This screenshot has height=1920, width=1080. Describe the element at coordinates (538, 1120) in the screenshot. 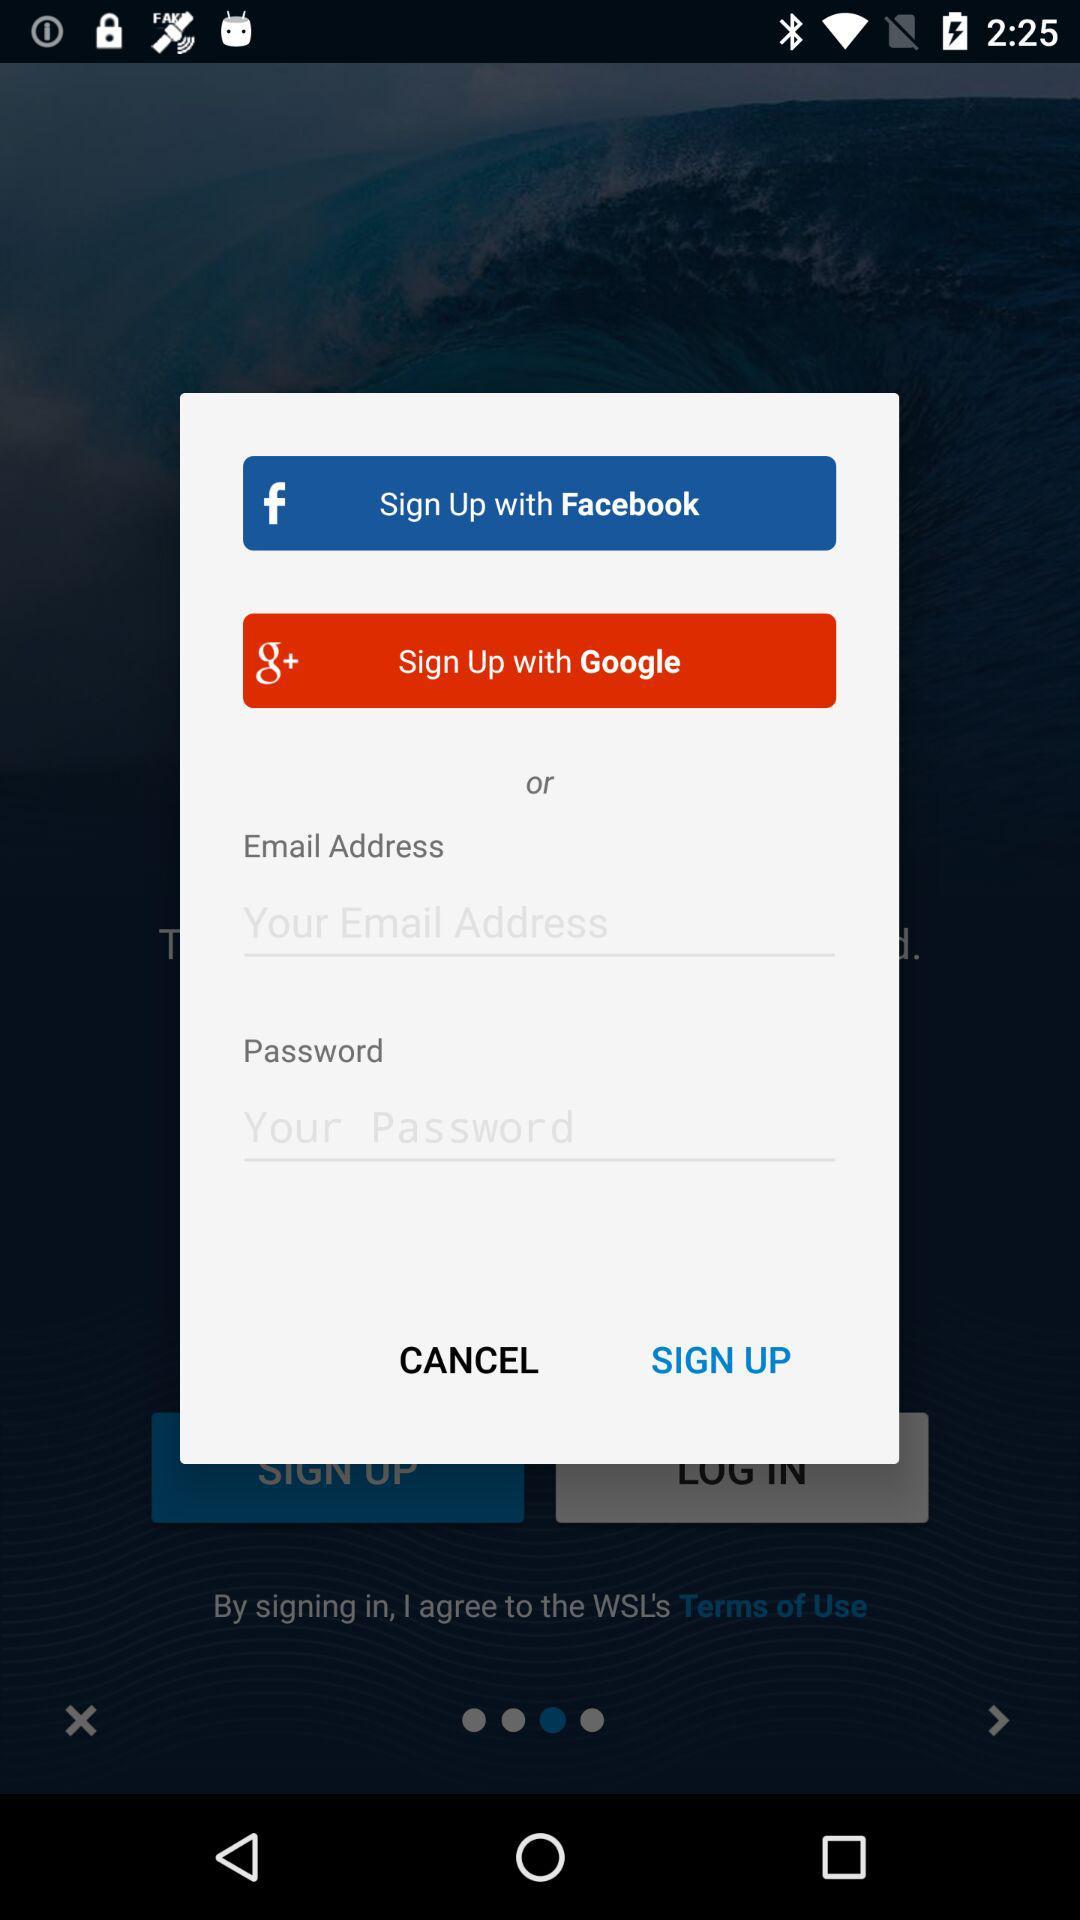

I see `password` at that location.